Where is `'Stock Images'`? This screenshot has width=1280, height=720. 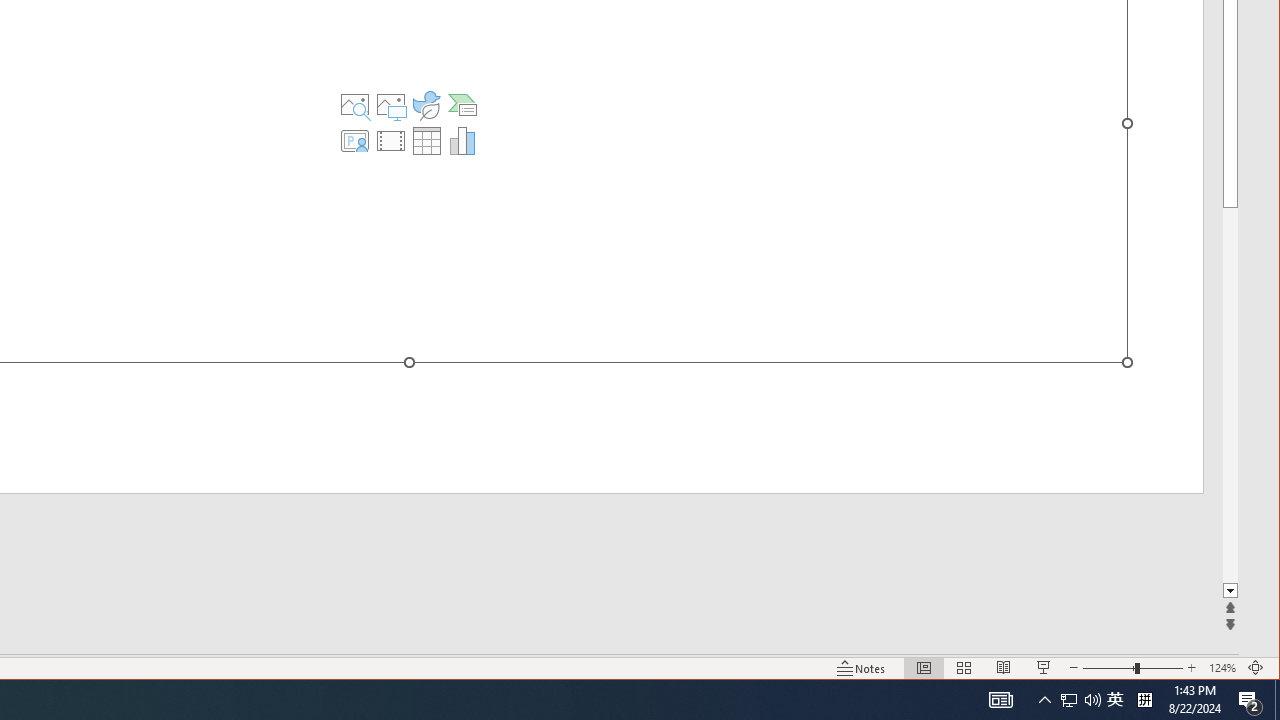
'Stock Images' is located at coordinates (355, 105).